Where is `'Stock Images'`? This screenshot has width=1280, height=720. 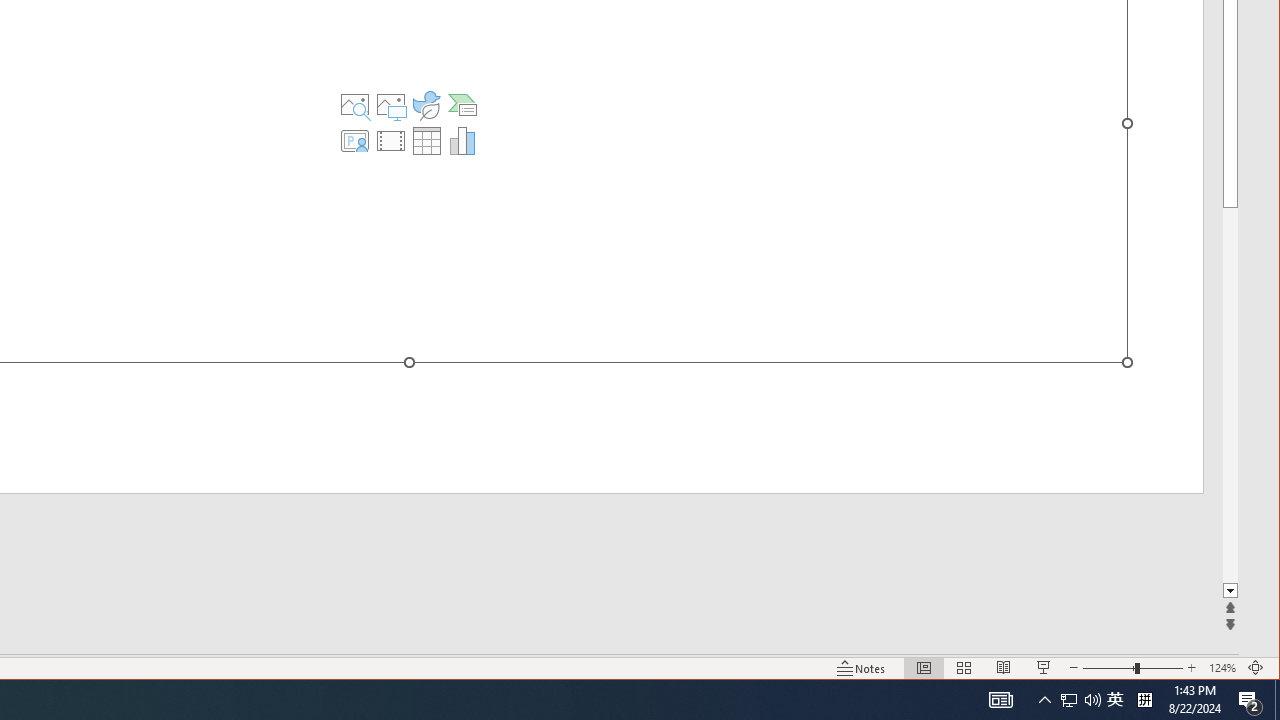
'Stock Images' is located at coordinates (355, 105).